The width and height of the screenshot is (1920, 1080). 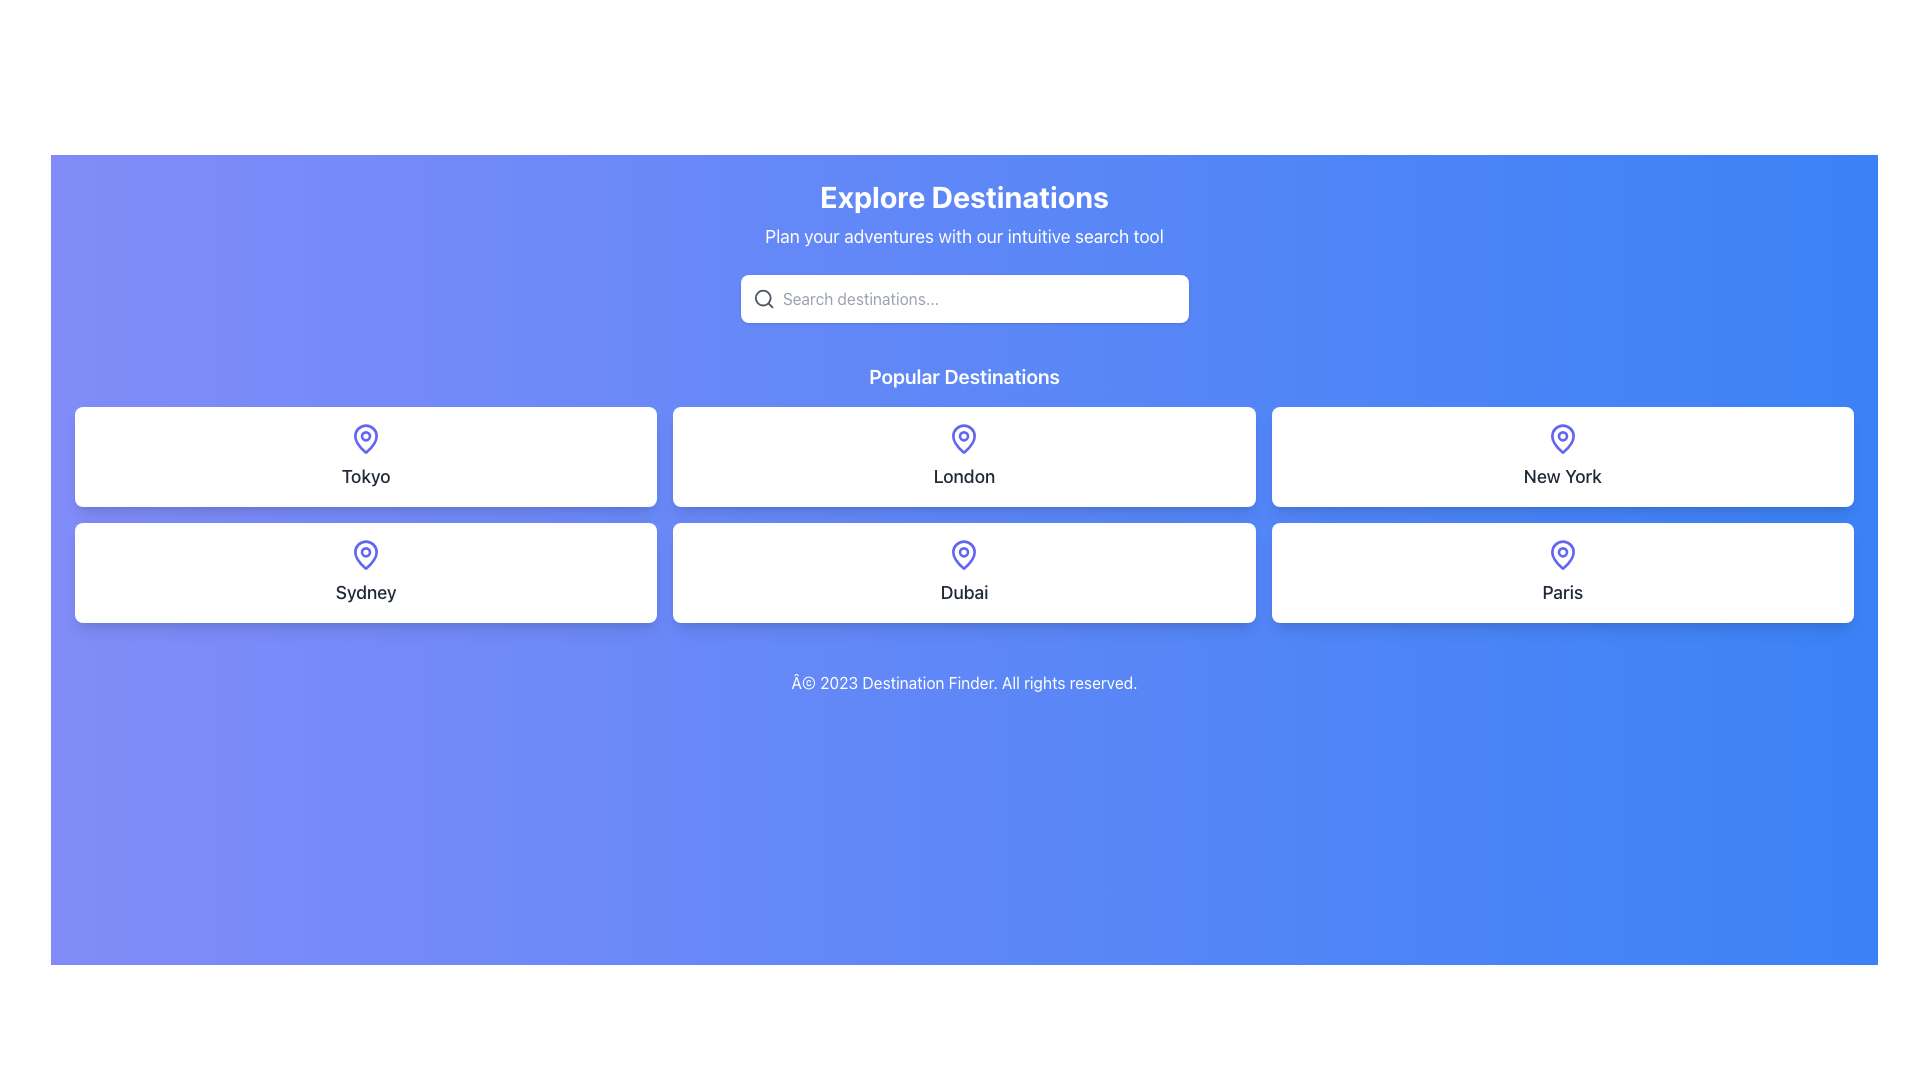 What do you see at coordinates (366, 592) in the screenshot?
I see `the text label identifying the destination 'Sydney', located at the bottom-center of its surrounding card in the second row of the popular destinations section` at bounding box center [366, 592].